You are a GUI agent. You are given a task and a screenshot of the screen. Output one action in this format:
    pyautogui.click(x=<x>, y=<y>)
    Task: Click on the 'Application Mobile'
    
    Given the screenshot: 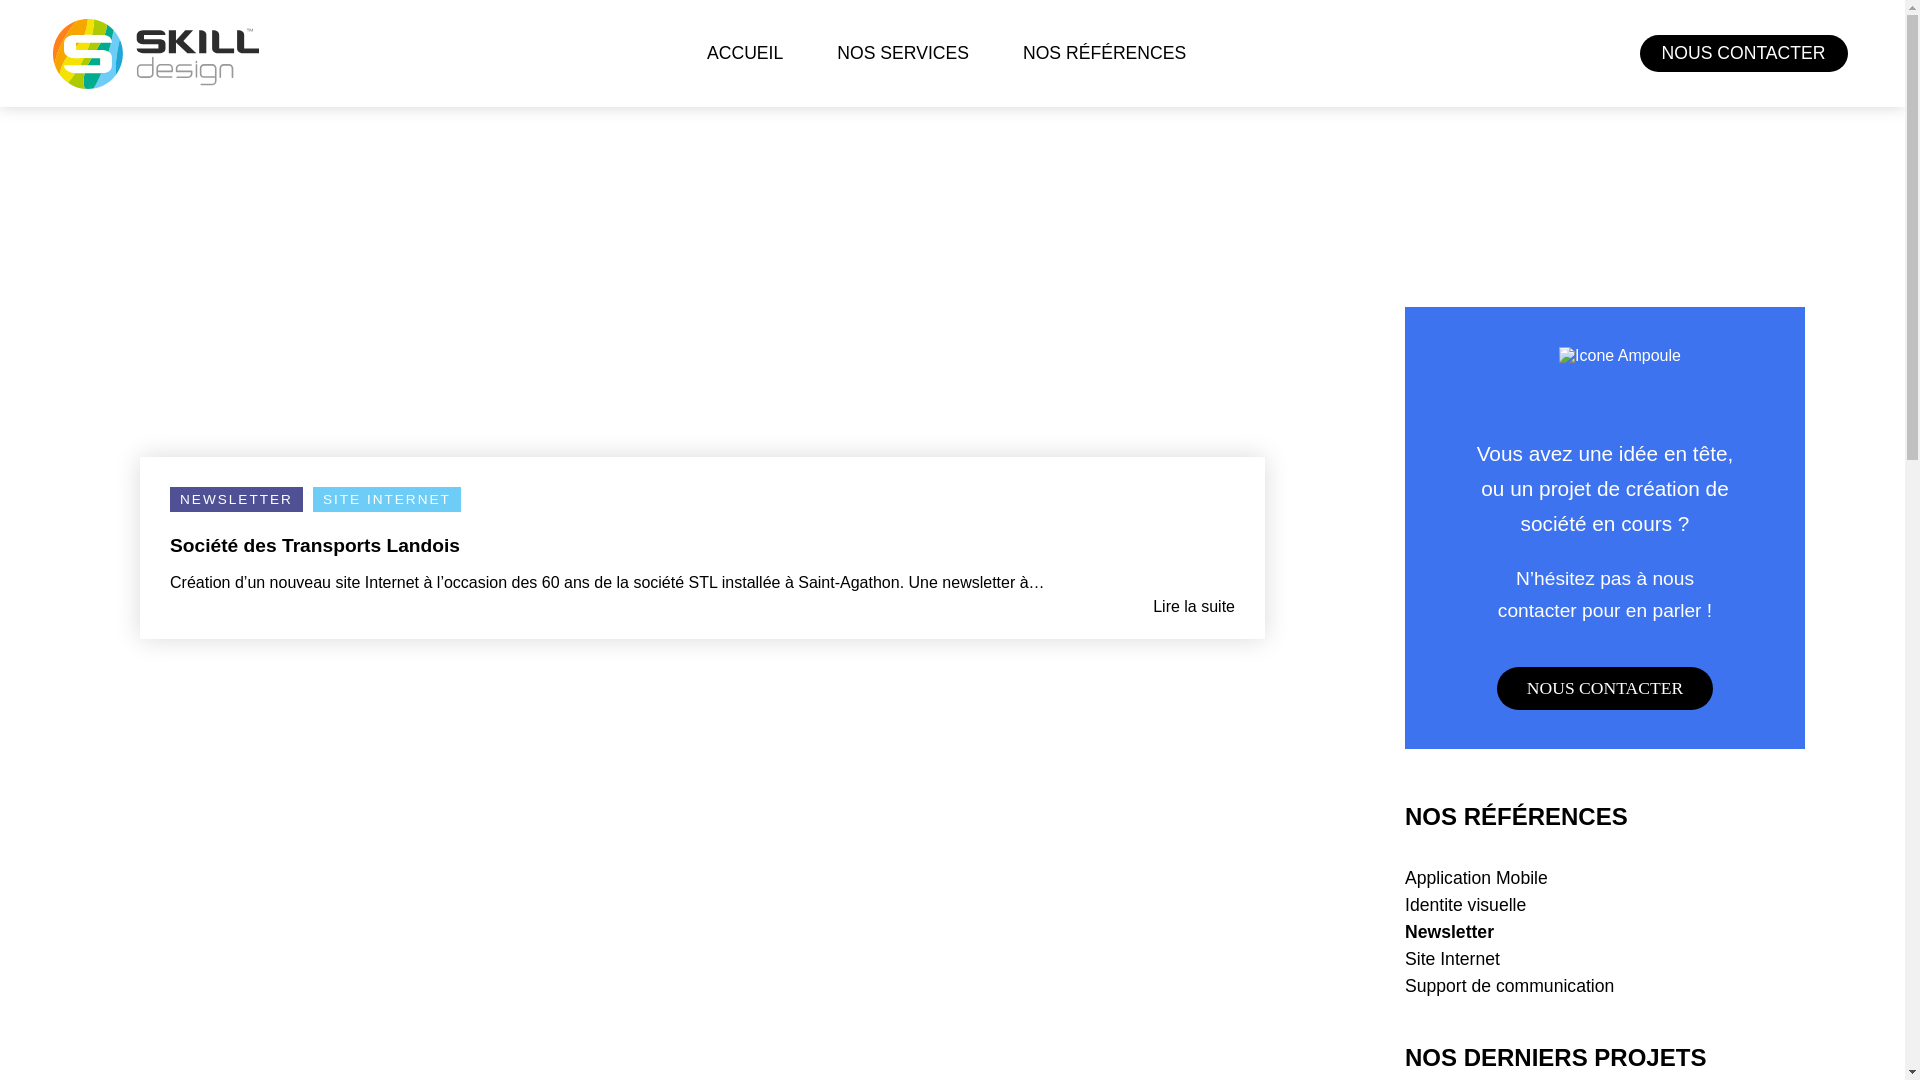 What is the action you would take?
    pyautogui.click(x=1476, y=877)
    